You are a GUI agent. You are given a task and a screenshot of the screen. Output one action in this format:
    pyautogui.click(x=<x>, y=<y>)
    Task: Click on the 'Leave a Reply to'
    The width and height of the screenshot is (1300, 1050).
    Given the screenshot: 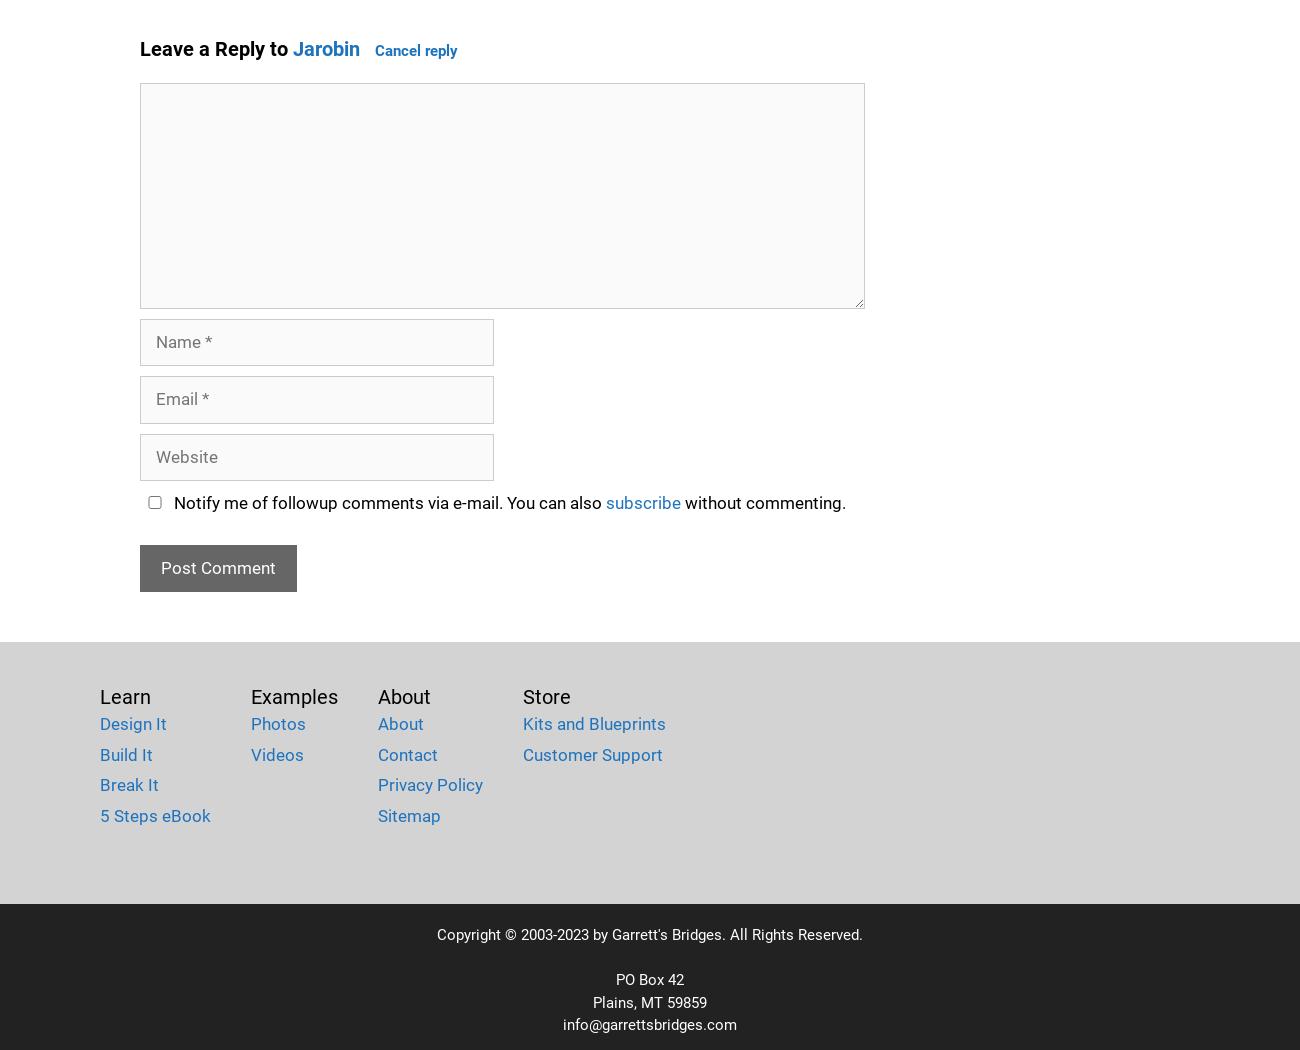 What is the action you would take?
    pyautogui.click(x=216, y=46)
    